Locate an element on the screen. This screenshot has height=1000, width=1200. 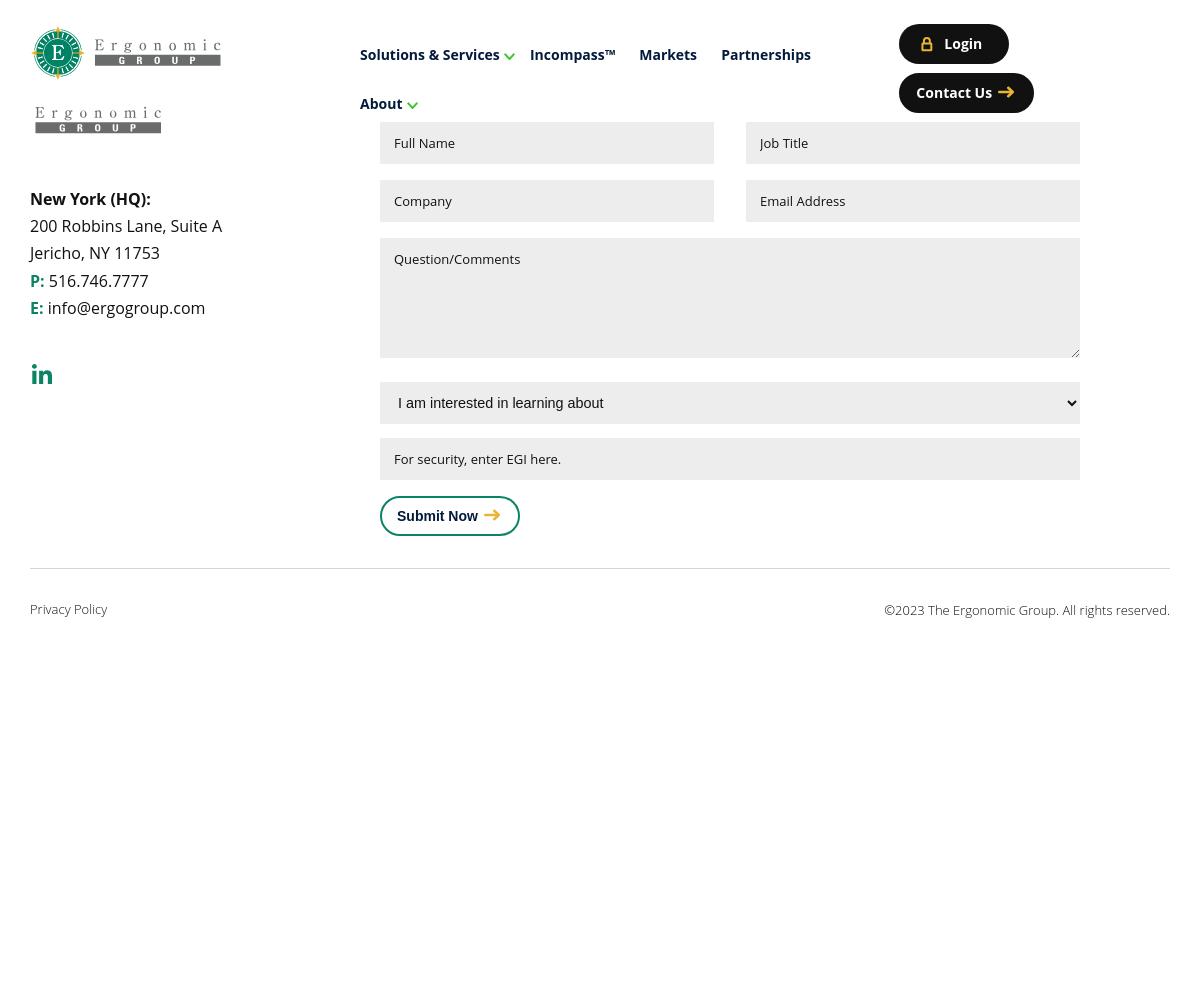
'About' is located at coordinates (360, 102).